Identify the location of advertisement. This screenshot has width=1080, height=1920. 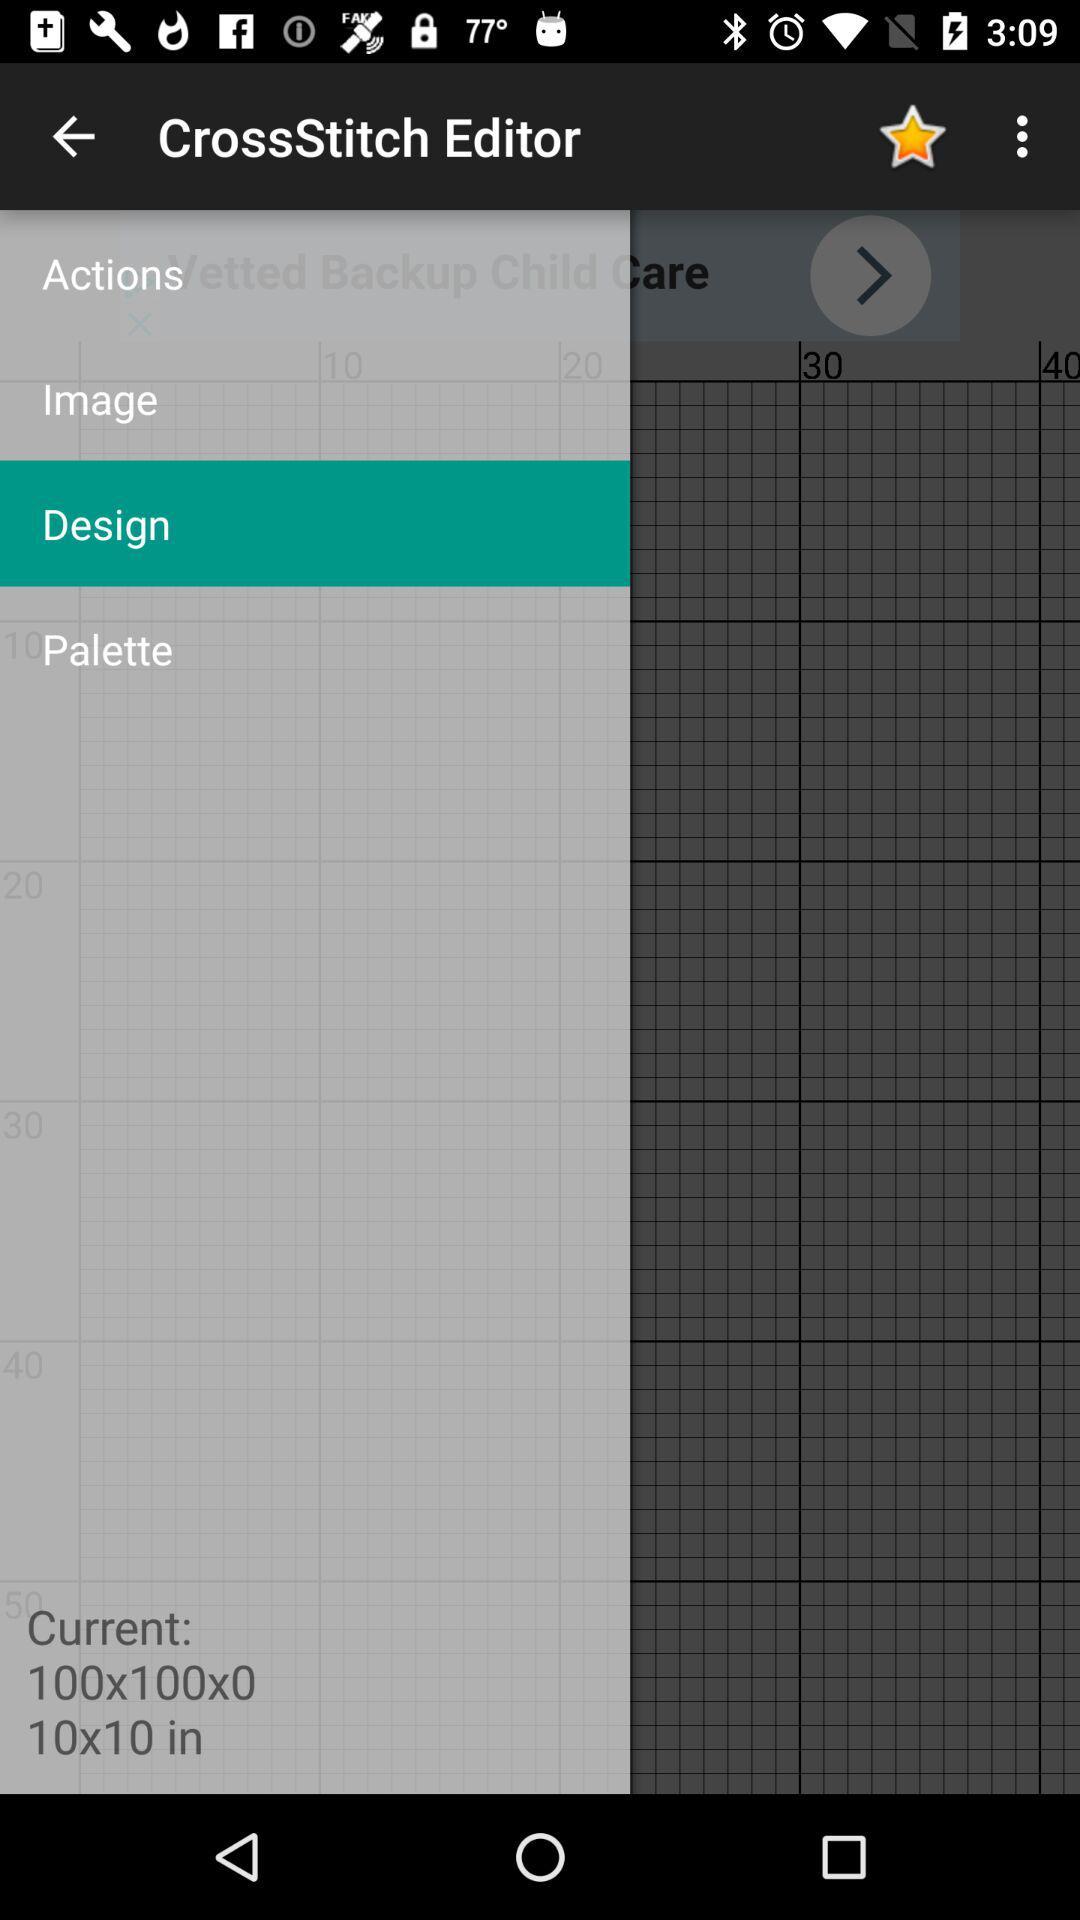
(540, 274).